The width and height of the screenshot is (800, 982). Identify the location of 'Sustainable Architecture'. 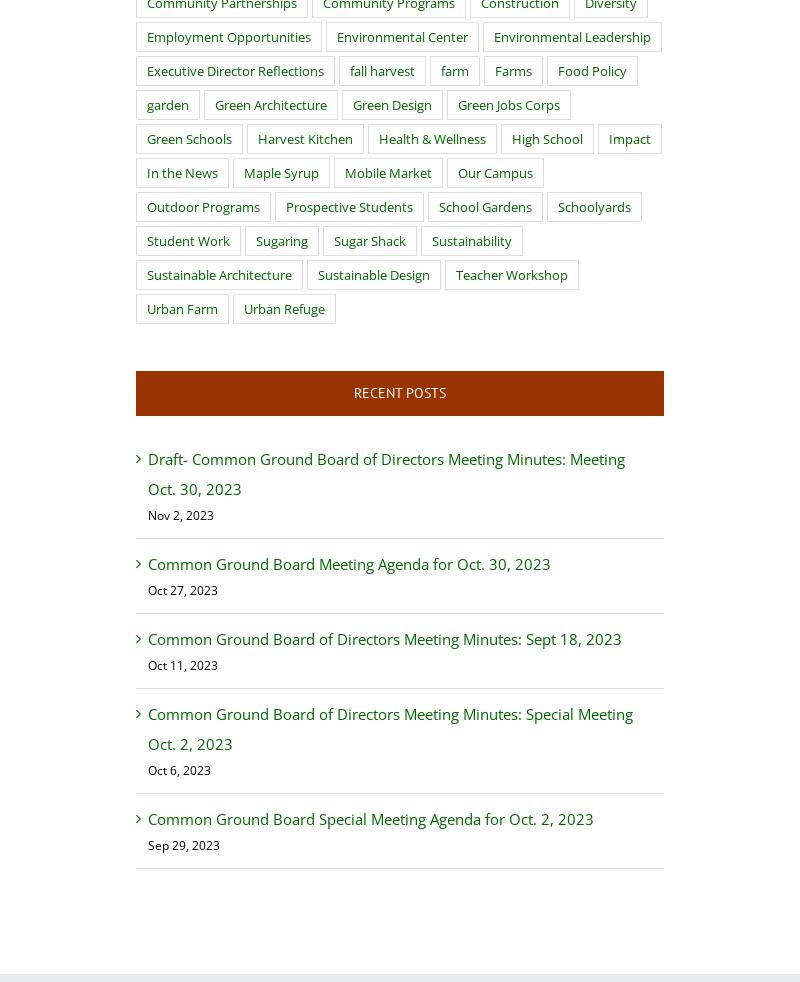
(219, 274).